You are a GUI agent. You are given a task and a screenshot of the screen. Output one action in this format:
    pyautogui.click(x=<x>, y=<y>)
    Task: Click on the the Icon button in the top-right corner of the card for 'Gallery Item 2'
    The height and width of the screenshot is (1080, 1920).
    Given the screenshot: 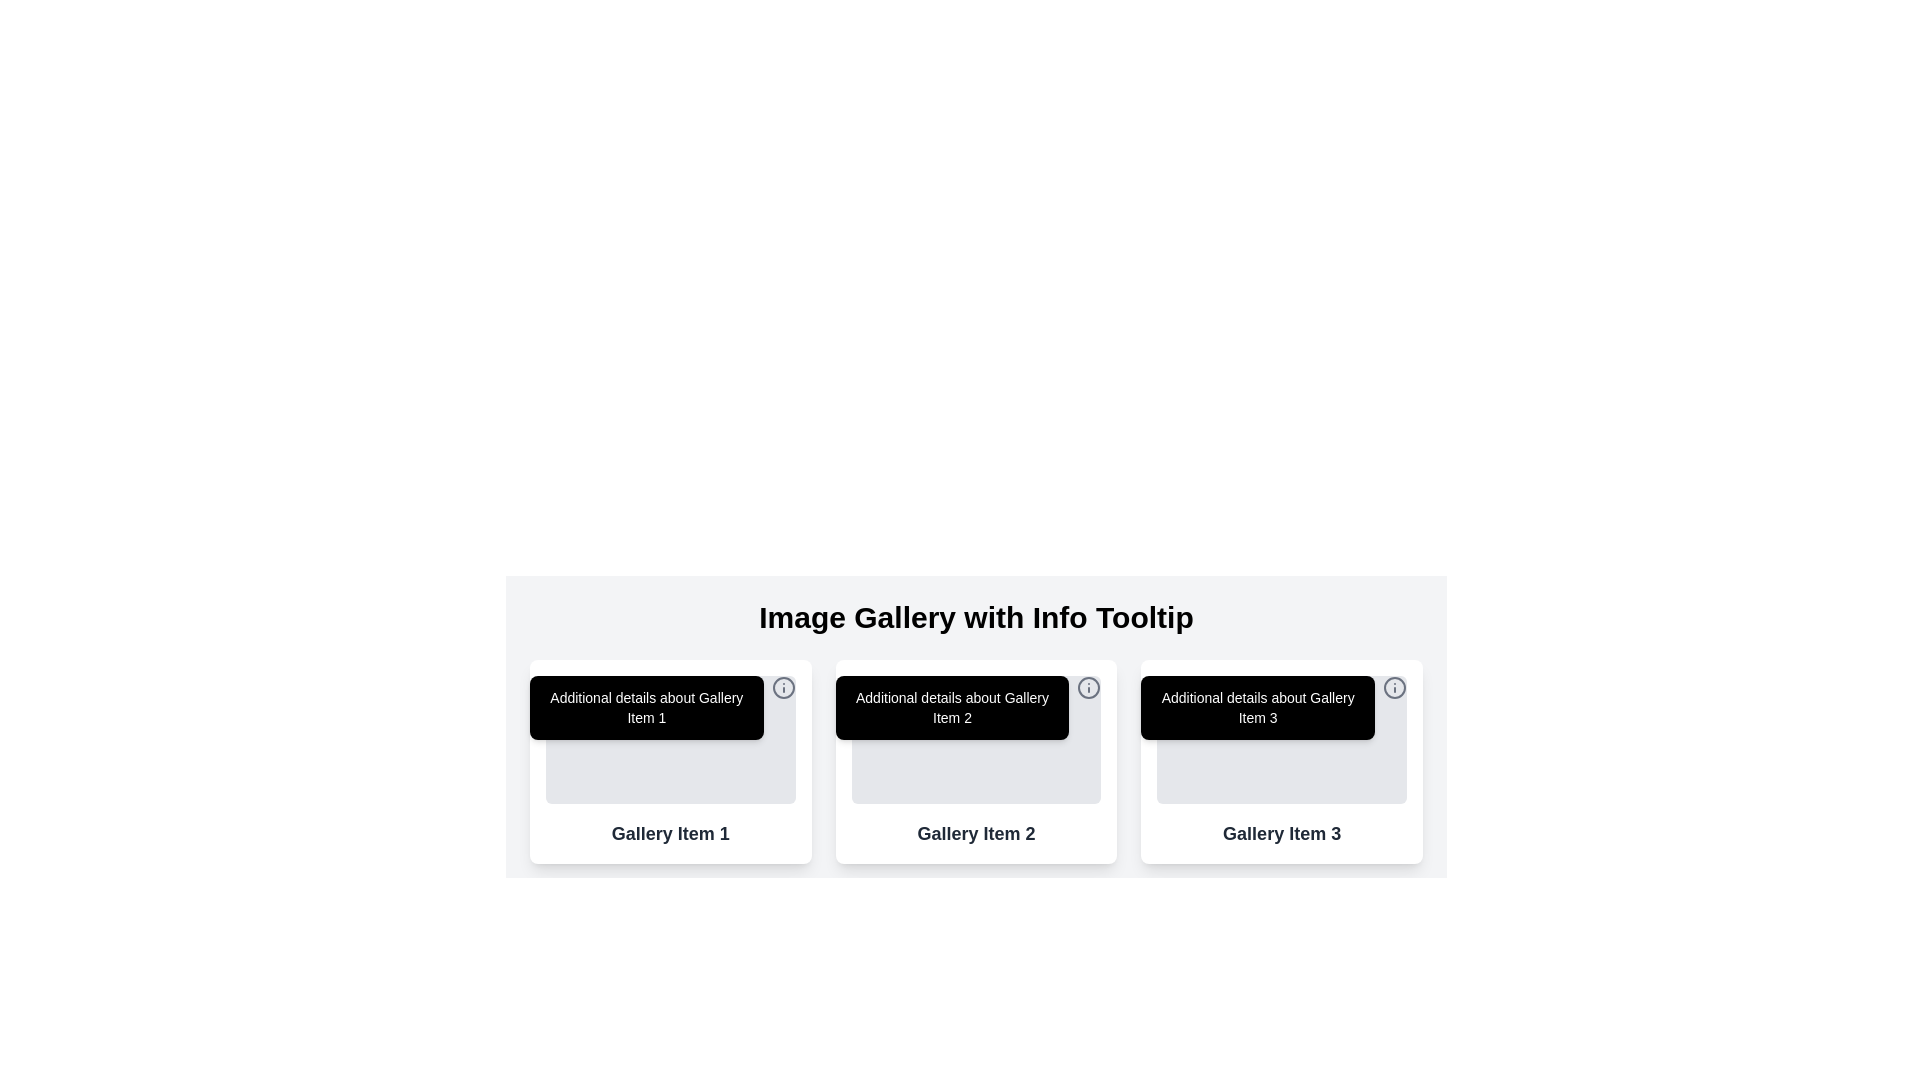 What is the action you would take?
    pyautogui.click(x=1088, y=686)
    